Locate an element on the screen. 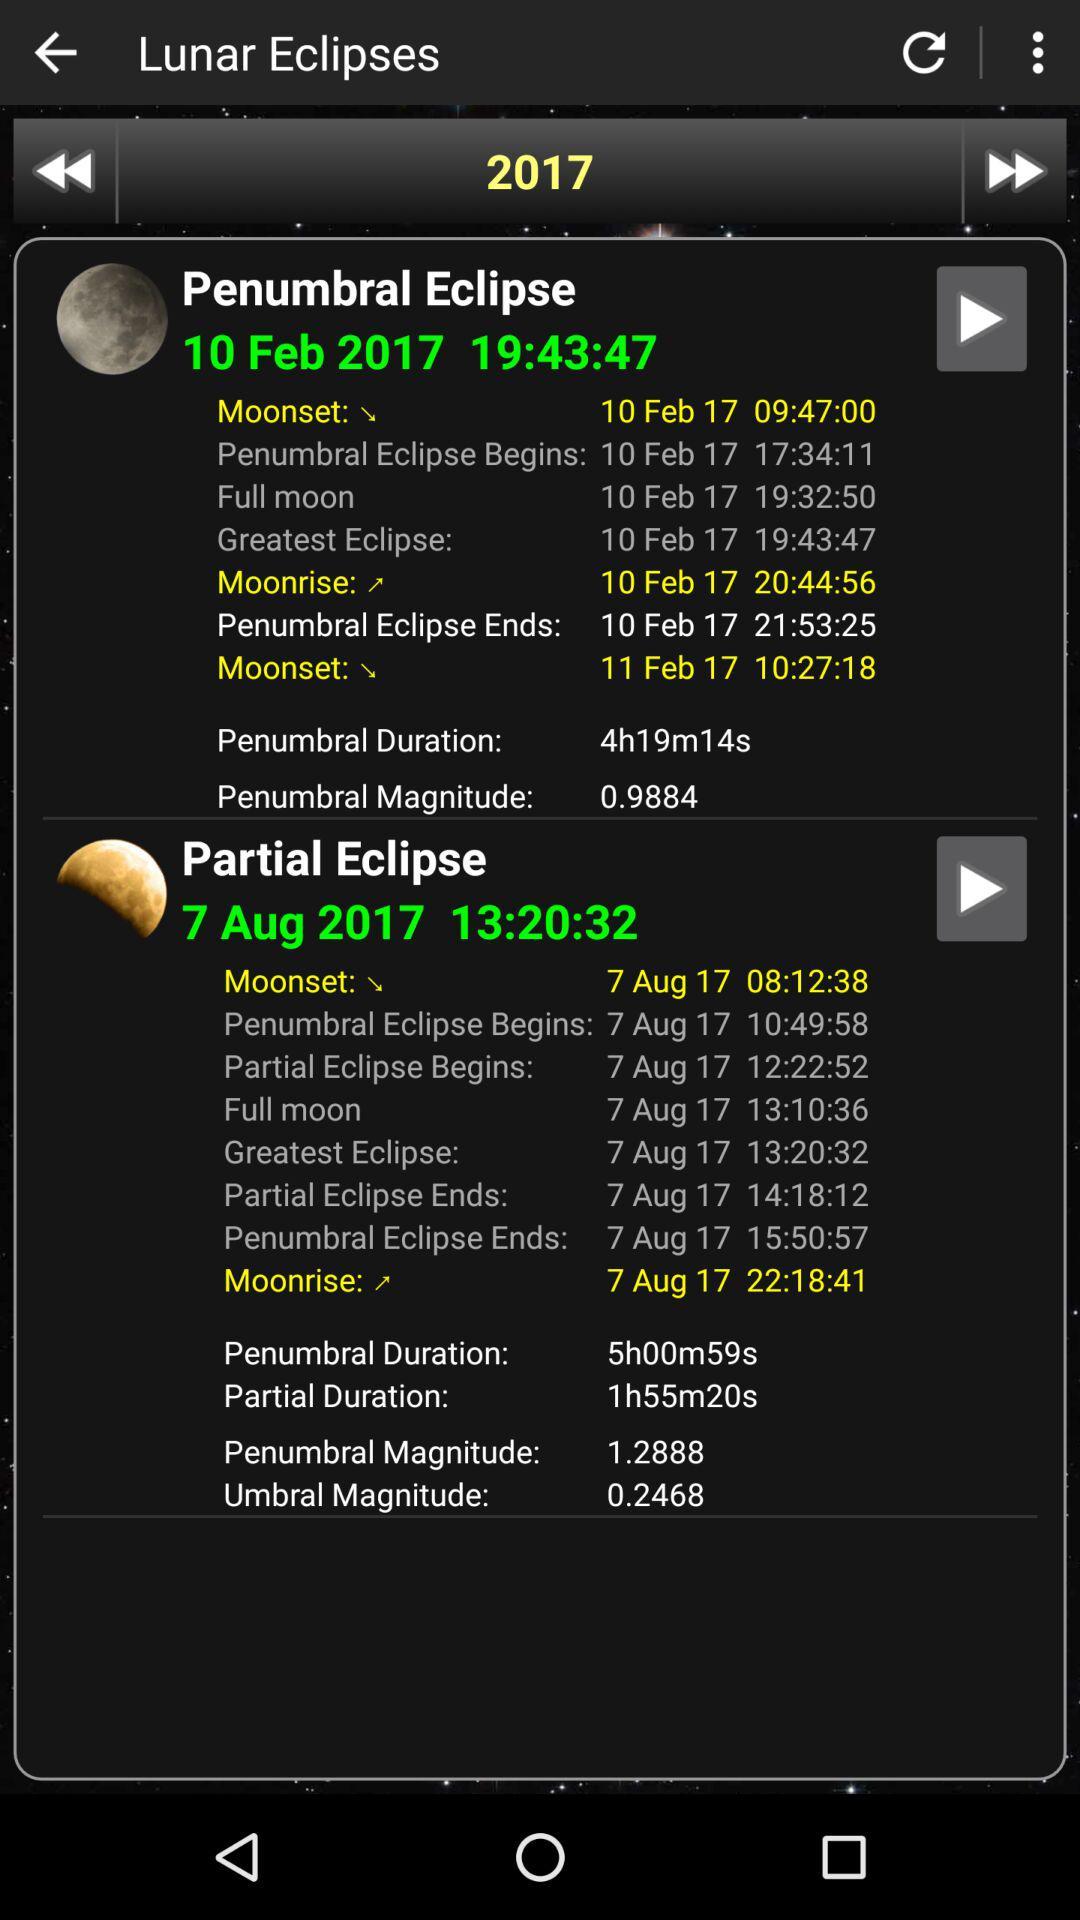 This screenshot has height=1920, width=1080. go back is located at coordinates (54, 52).